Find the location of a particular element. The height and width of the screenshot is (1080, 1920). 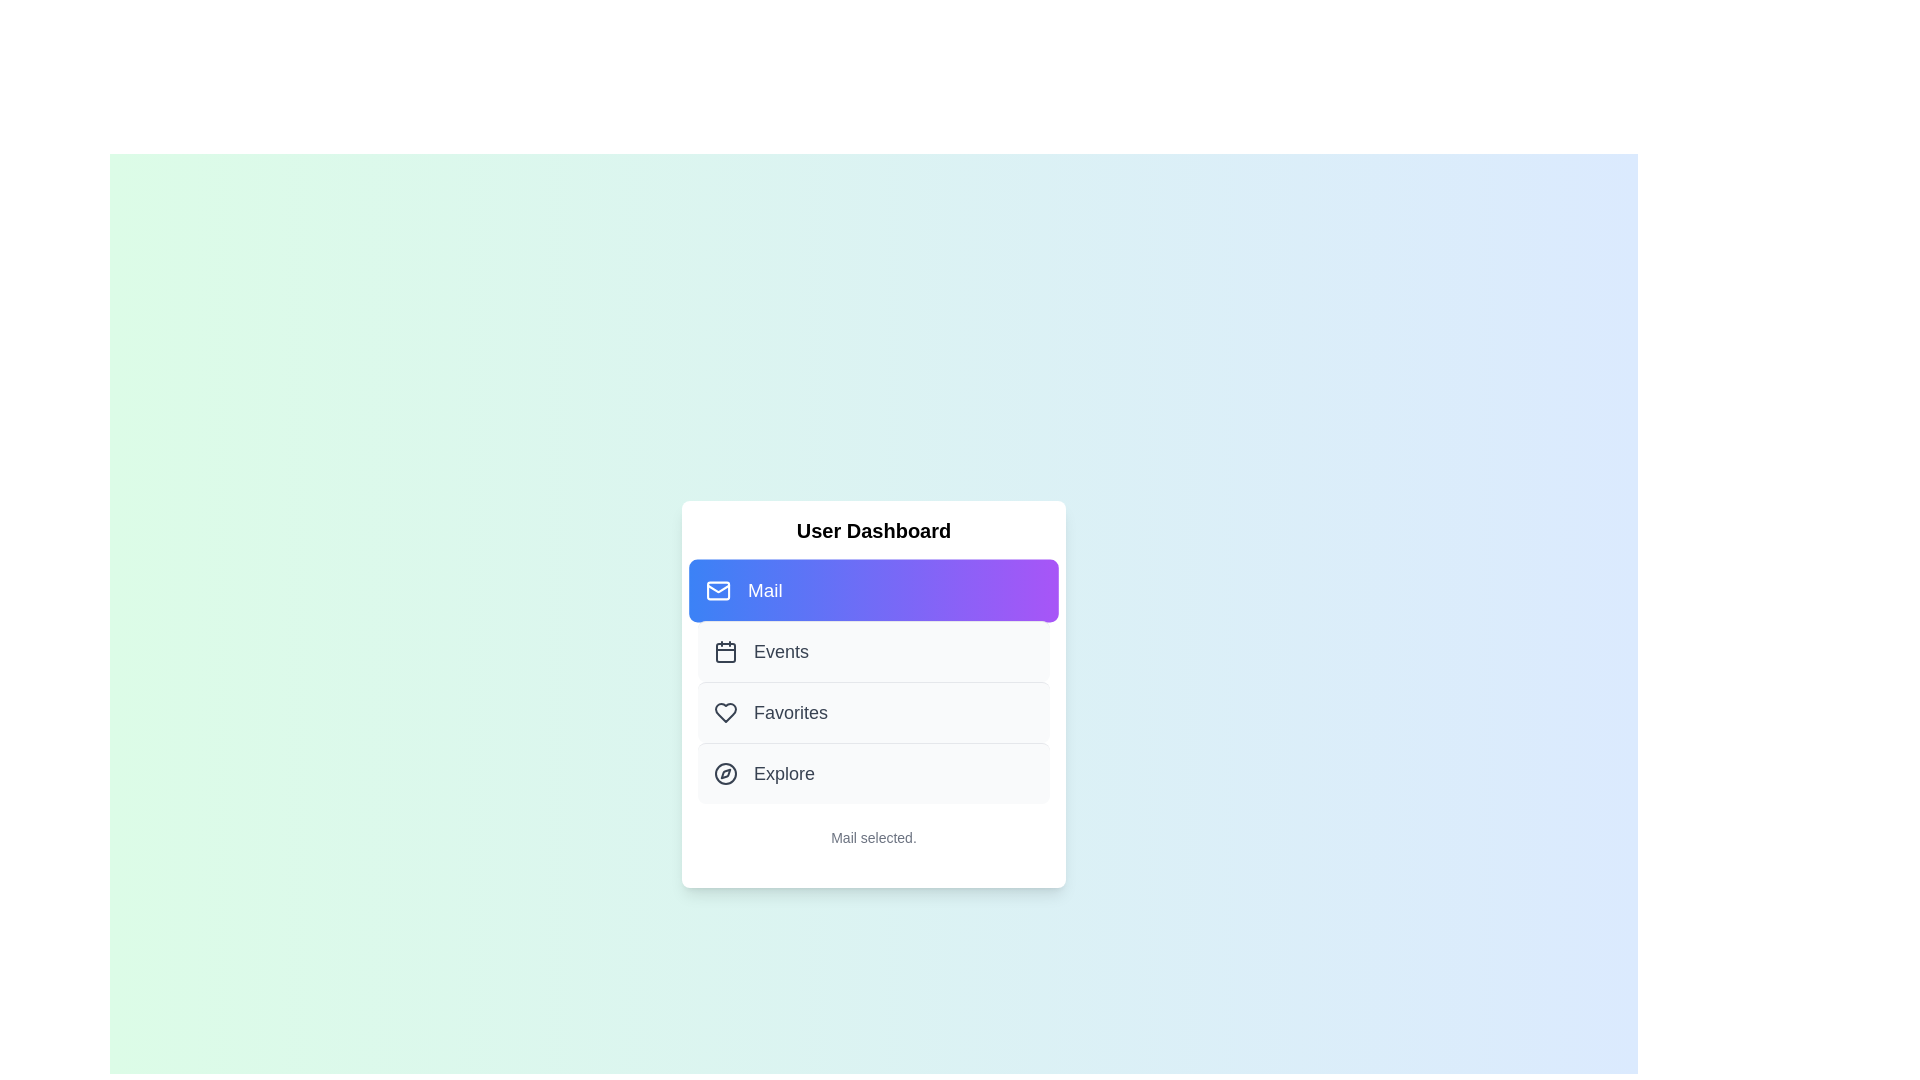

the menu option labeled Explore is located at coordinates (873, 771).